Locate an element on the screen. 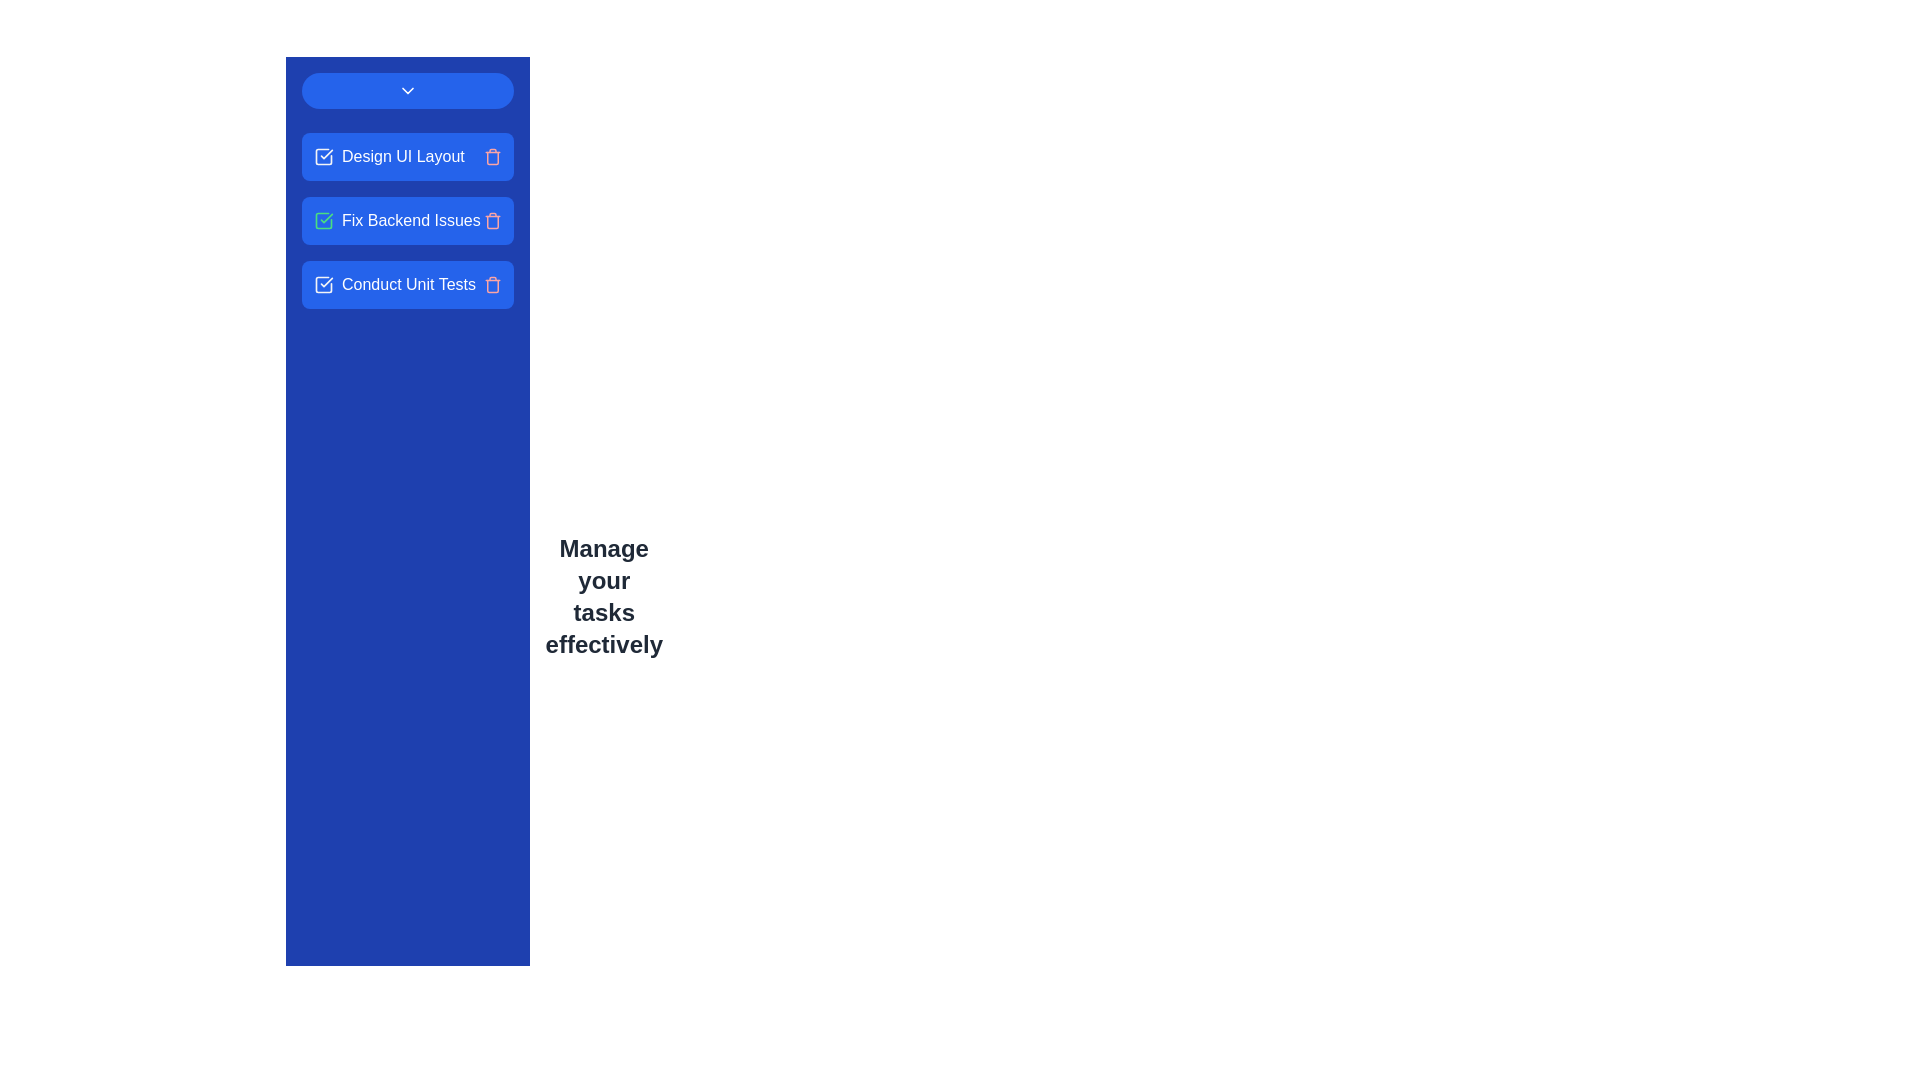  the task list item labeled 'Fix Backend Issues' is located at coordinates (397, 220).